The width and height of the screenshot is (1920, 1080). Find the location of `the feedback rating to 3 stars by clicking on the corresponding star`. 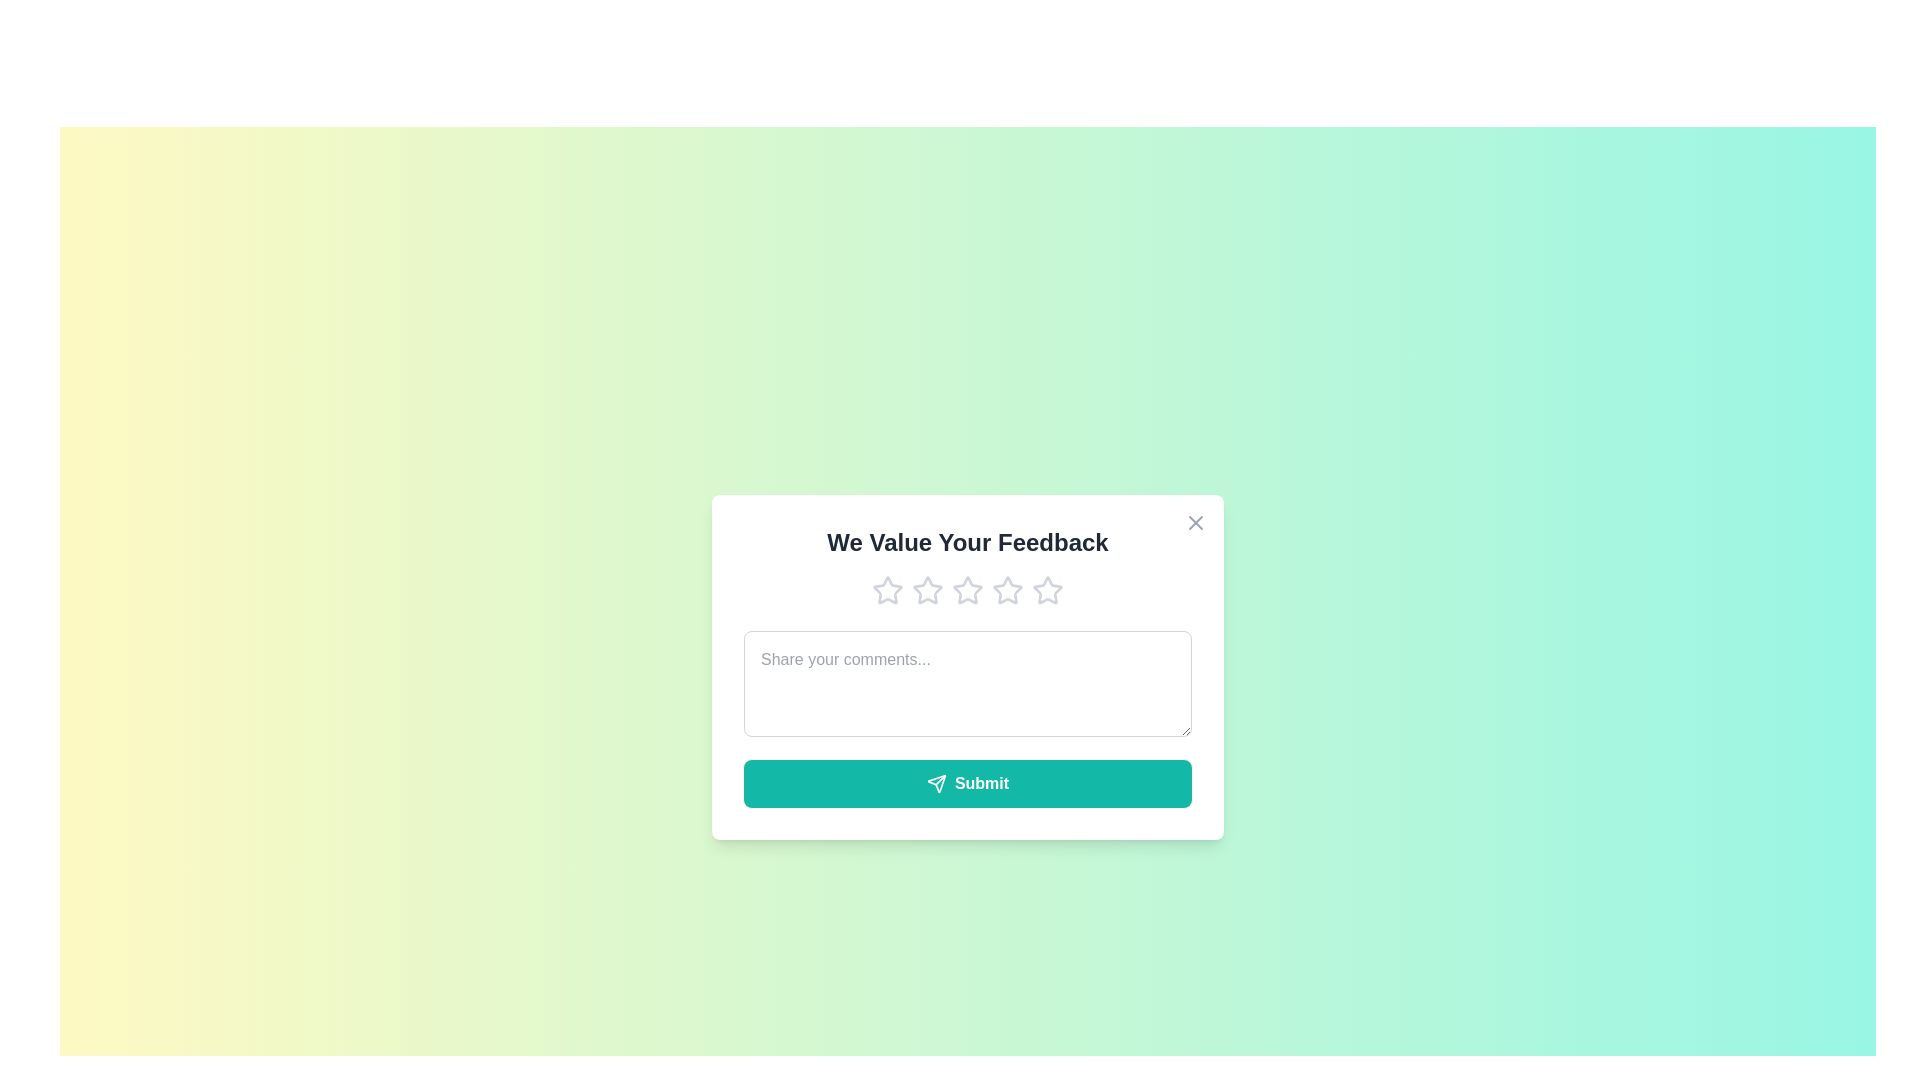

the feedback rating to 3 stars by clicking on the corresponding star is located at coordinates (968, 589).